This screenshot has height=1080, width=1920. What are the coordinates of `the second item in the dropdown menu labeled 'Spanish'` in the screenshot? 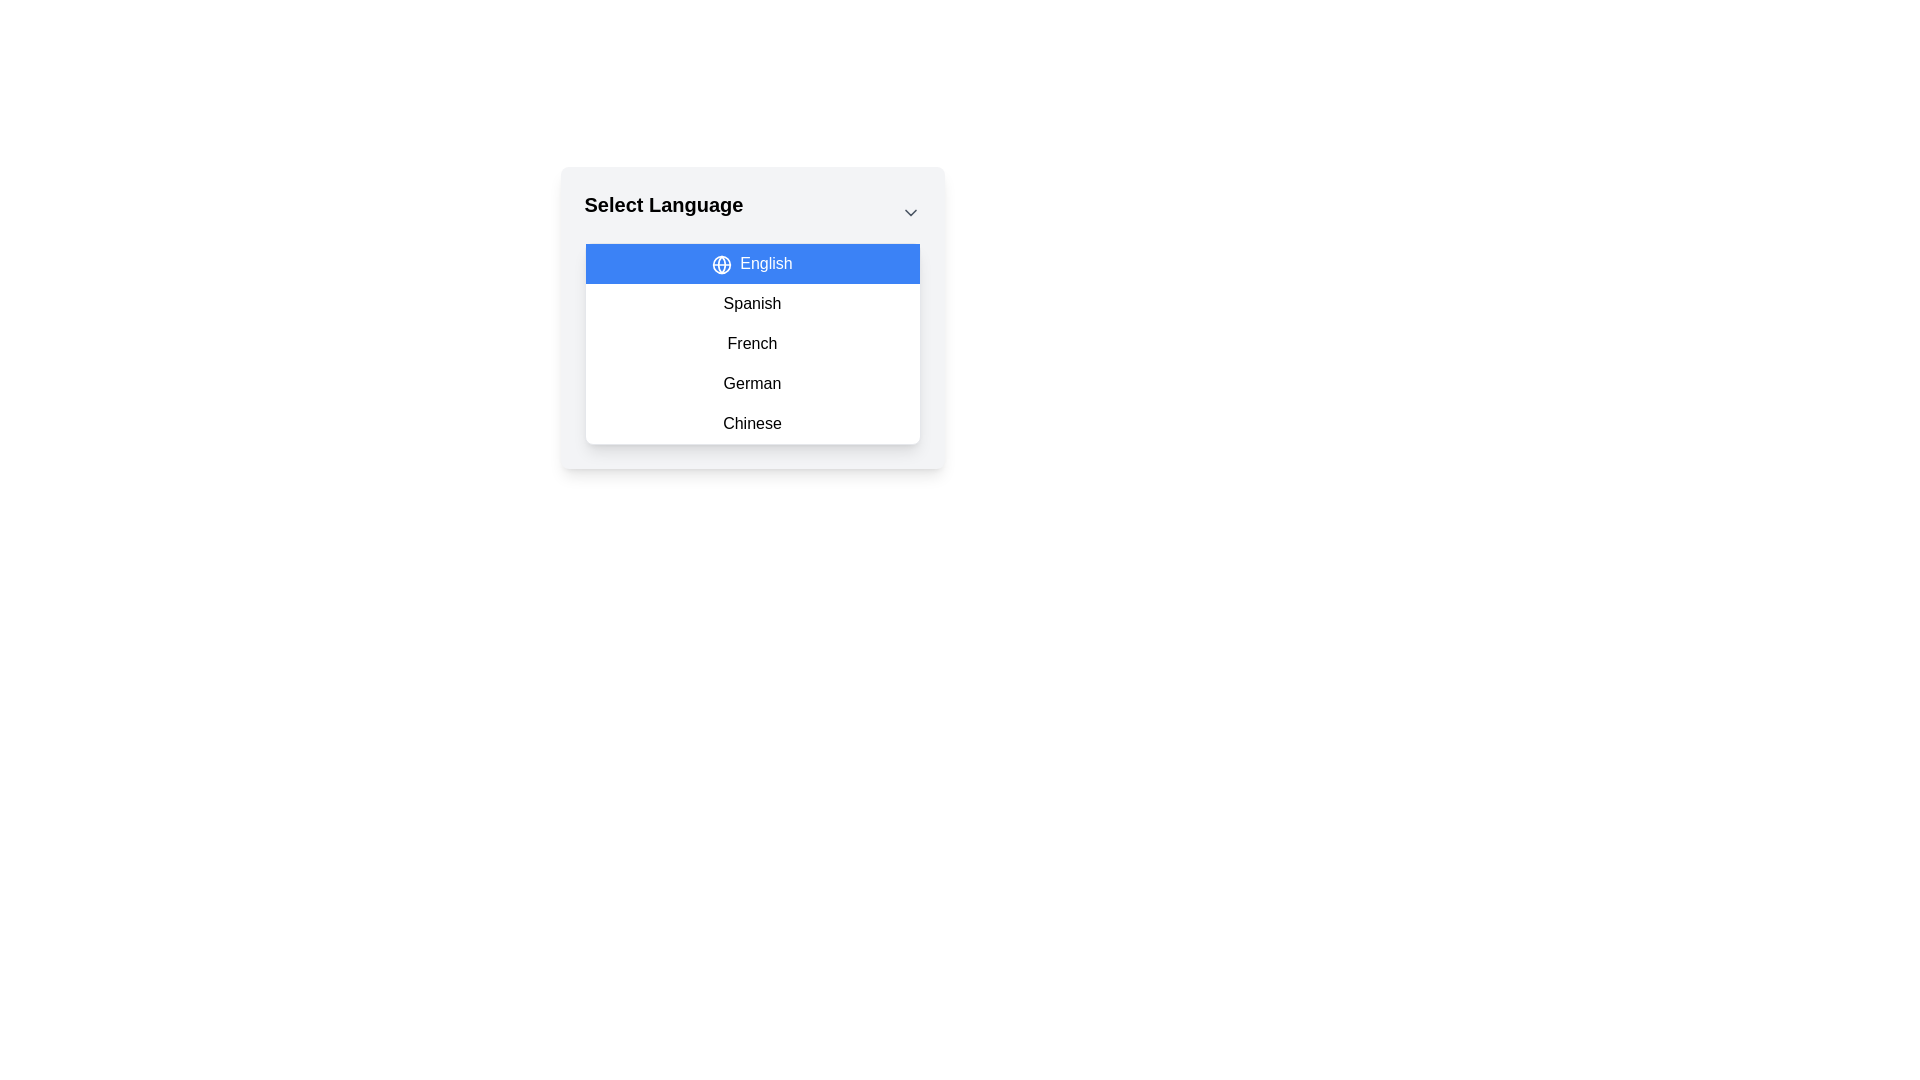 It's located at (751, 304).